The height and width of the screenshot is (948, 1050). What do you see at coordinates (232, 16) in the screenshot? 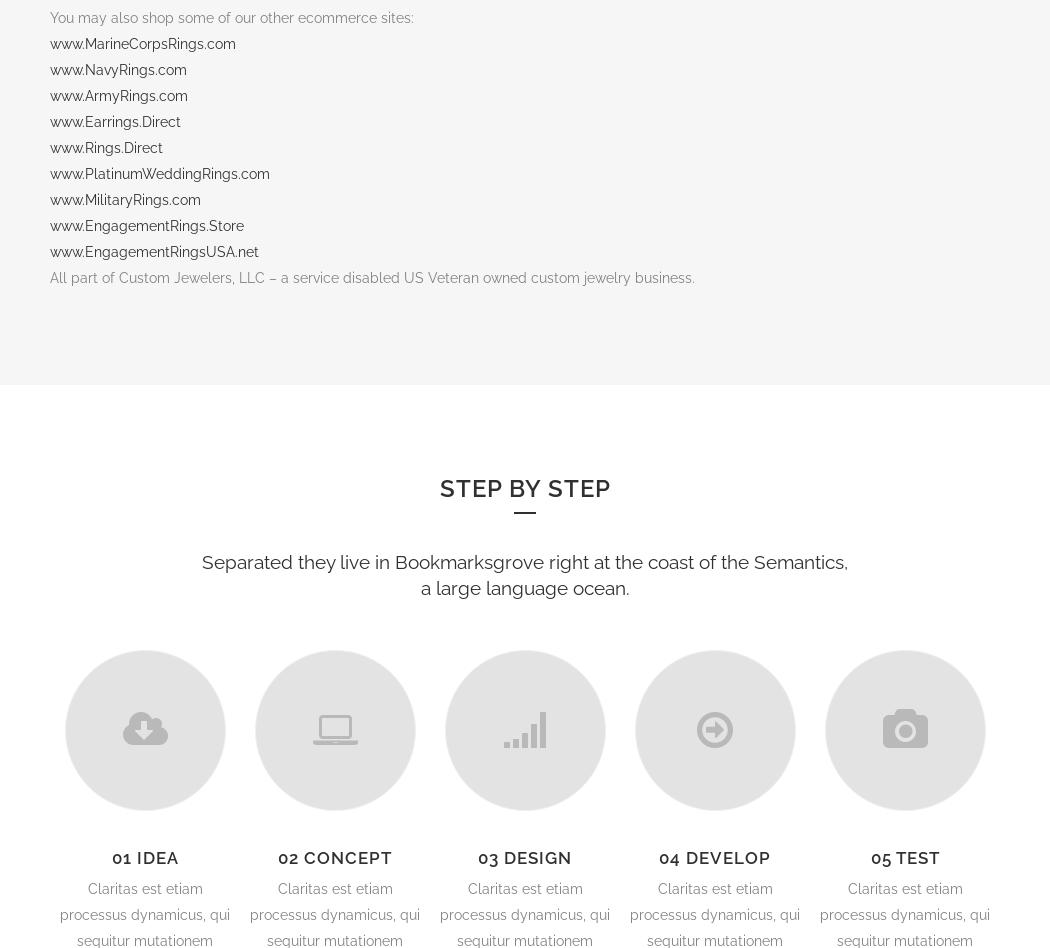
I see `'You may also shop some of our other ecommerce sites:'` at bounding box center [232, 16].